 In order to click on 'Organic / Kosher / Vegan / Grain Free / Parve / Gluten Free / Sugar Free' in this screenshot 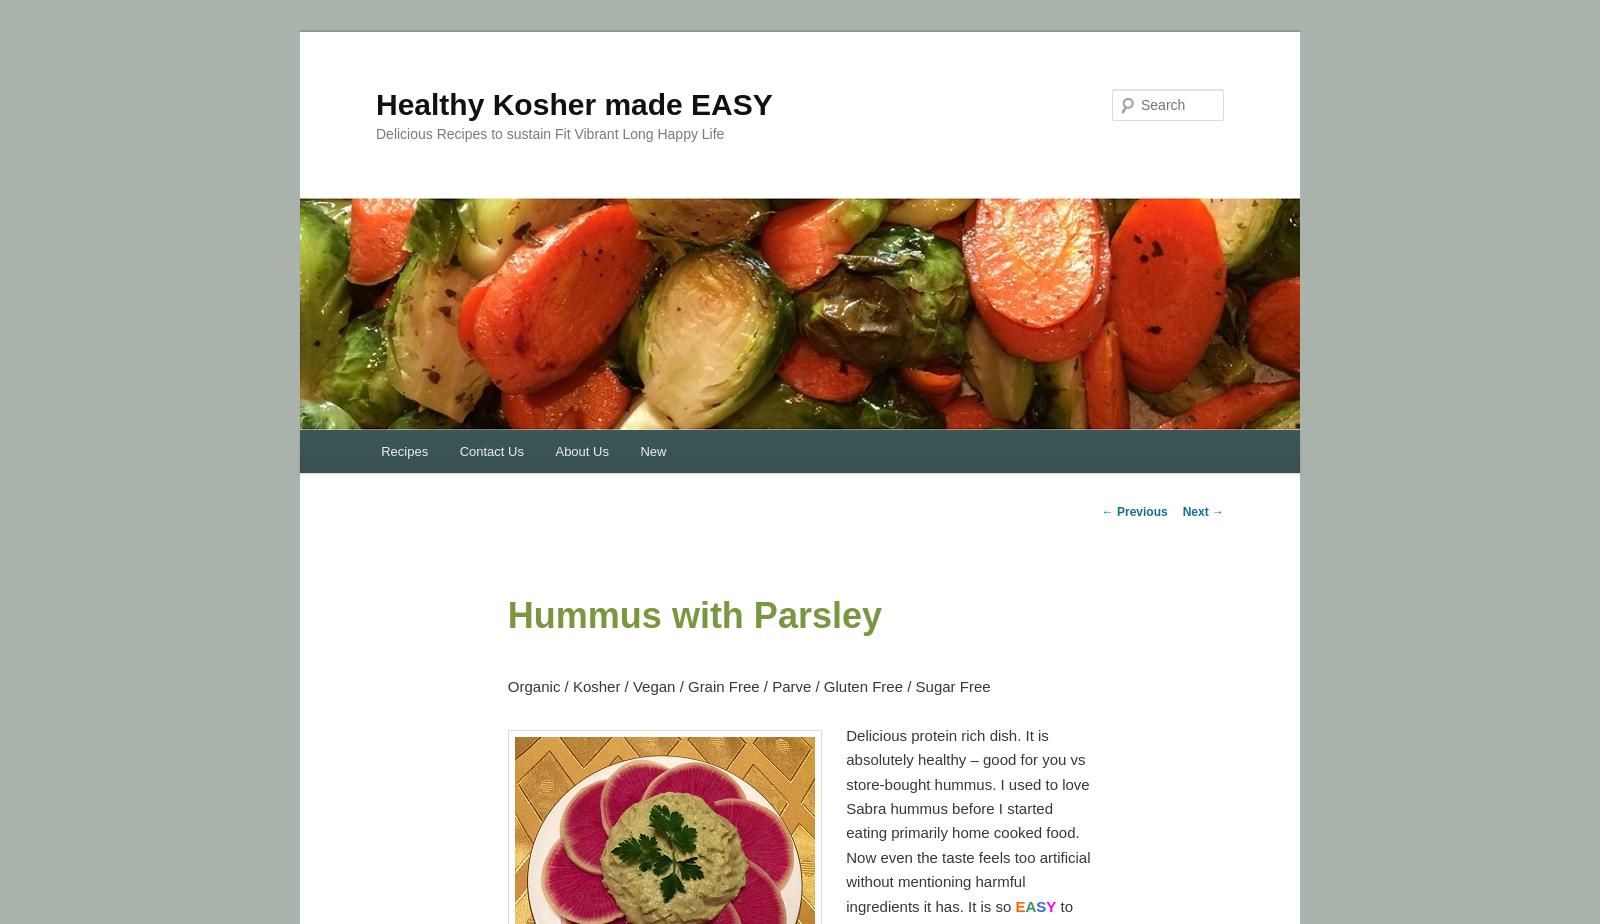, I will do `click(748, 686)`.